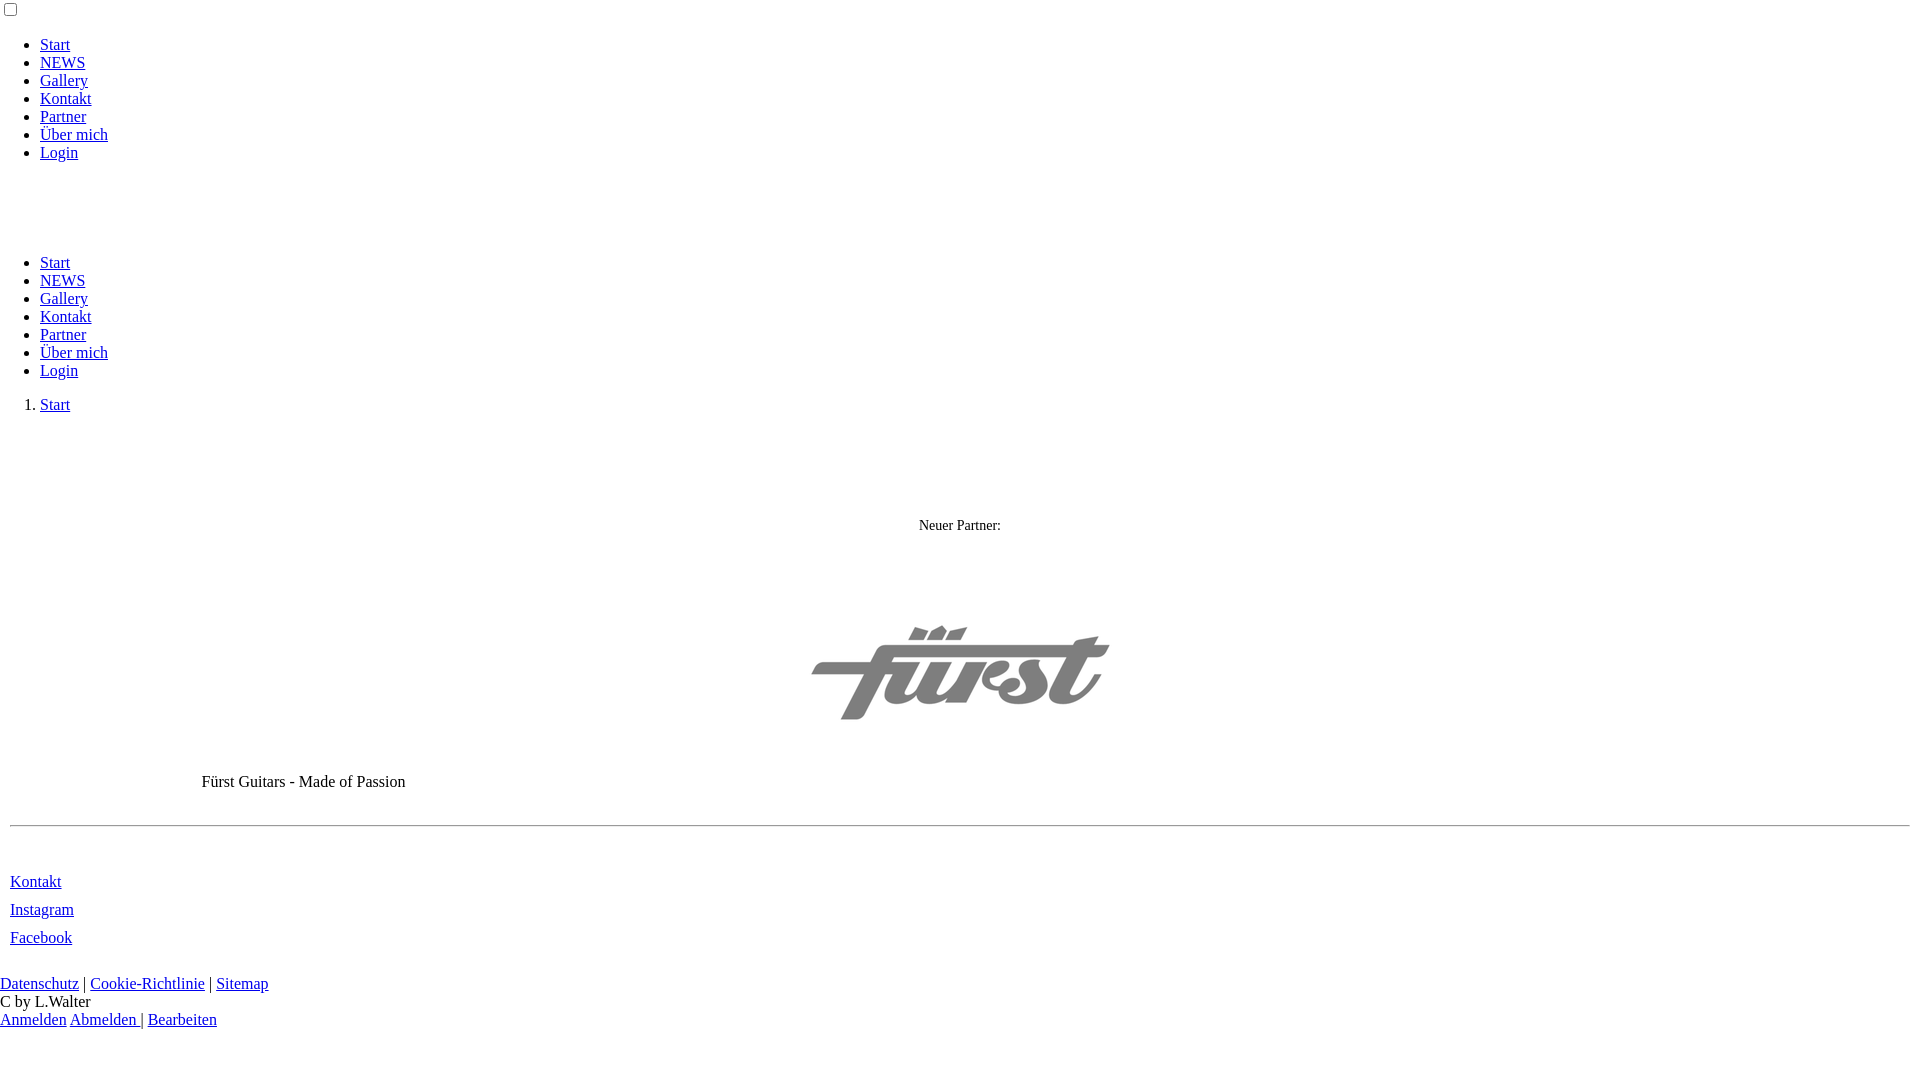  What do you see at coordinates (54, 404) in the screenshot?
I see `'Start'` at bounding box center [54, 404].